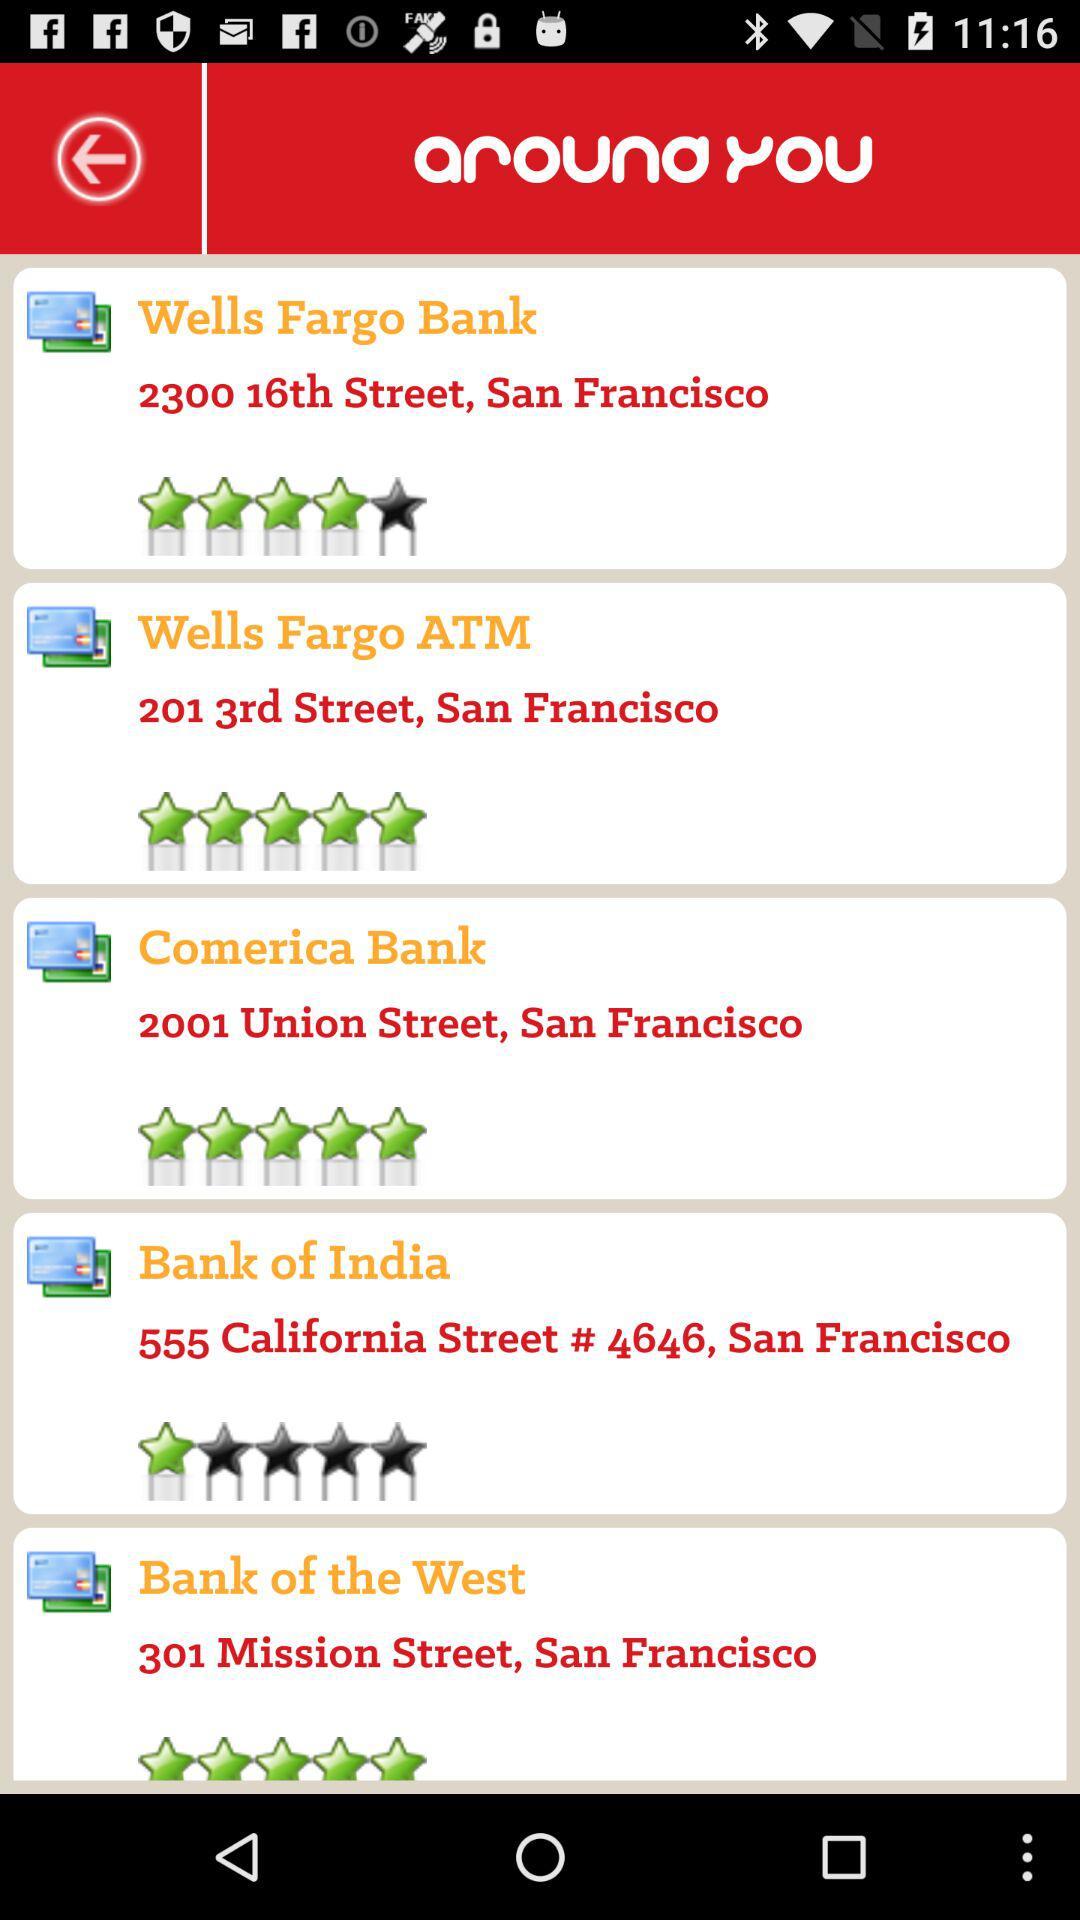 The width and height of the screenshot is (1080, 1920). I want to click on the app below the wells fargo bank, so click(453, 391).